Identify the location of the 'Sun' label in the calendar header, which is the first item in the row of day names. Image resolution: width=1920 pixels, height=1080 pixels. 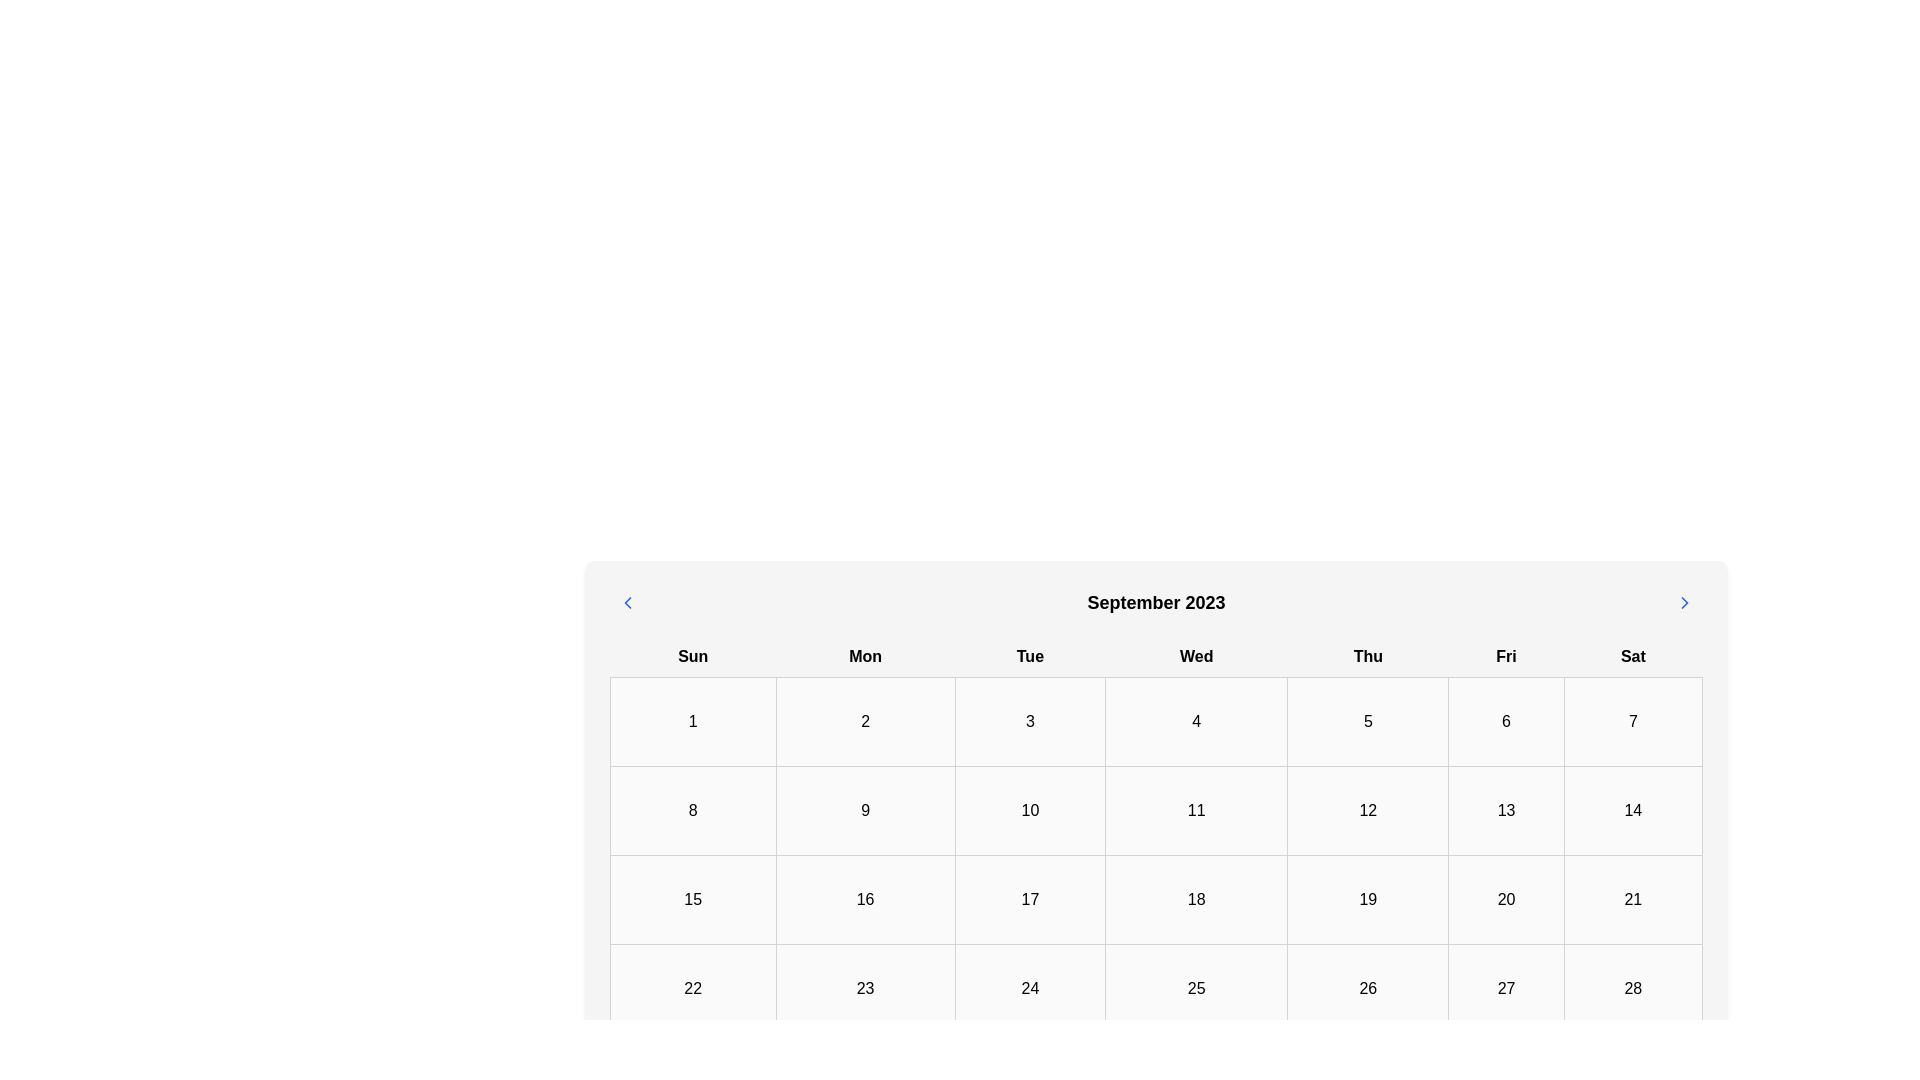
(693, 657).